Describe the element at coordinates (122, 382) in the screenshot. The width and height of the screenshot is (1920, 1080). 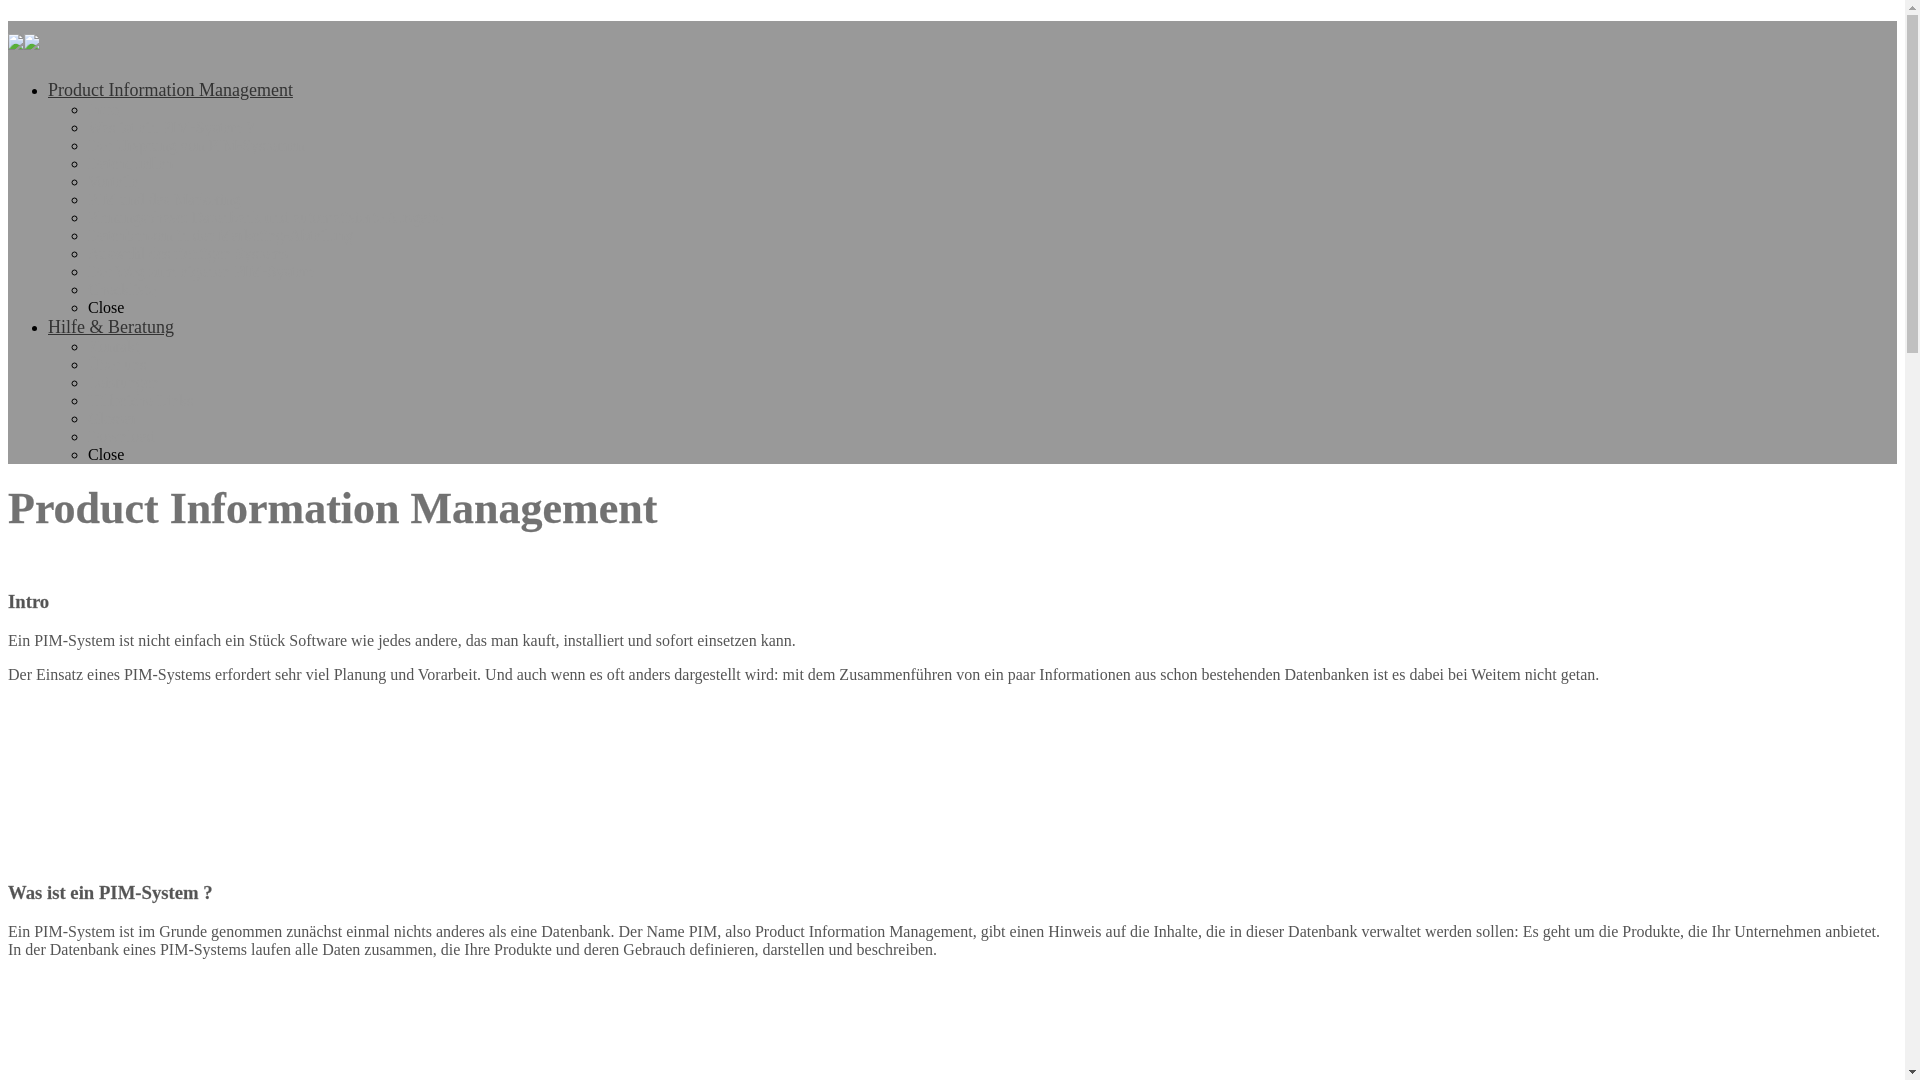
I see `'Leistungen'` at that location.